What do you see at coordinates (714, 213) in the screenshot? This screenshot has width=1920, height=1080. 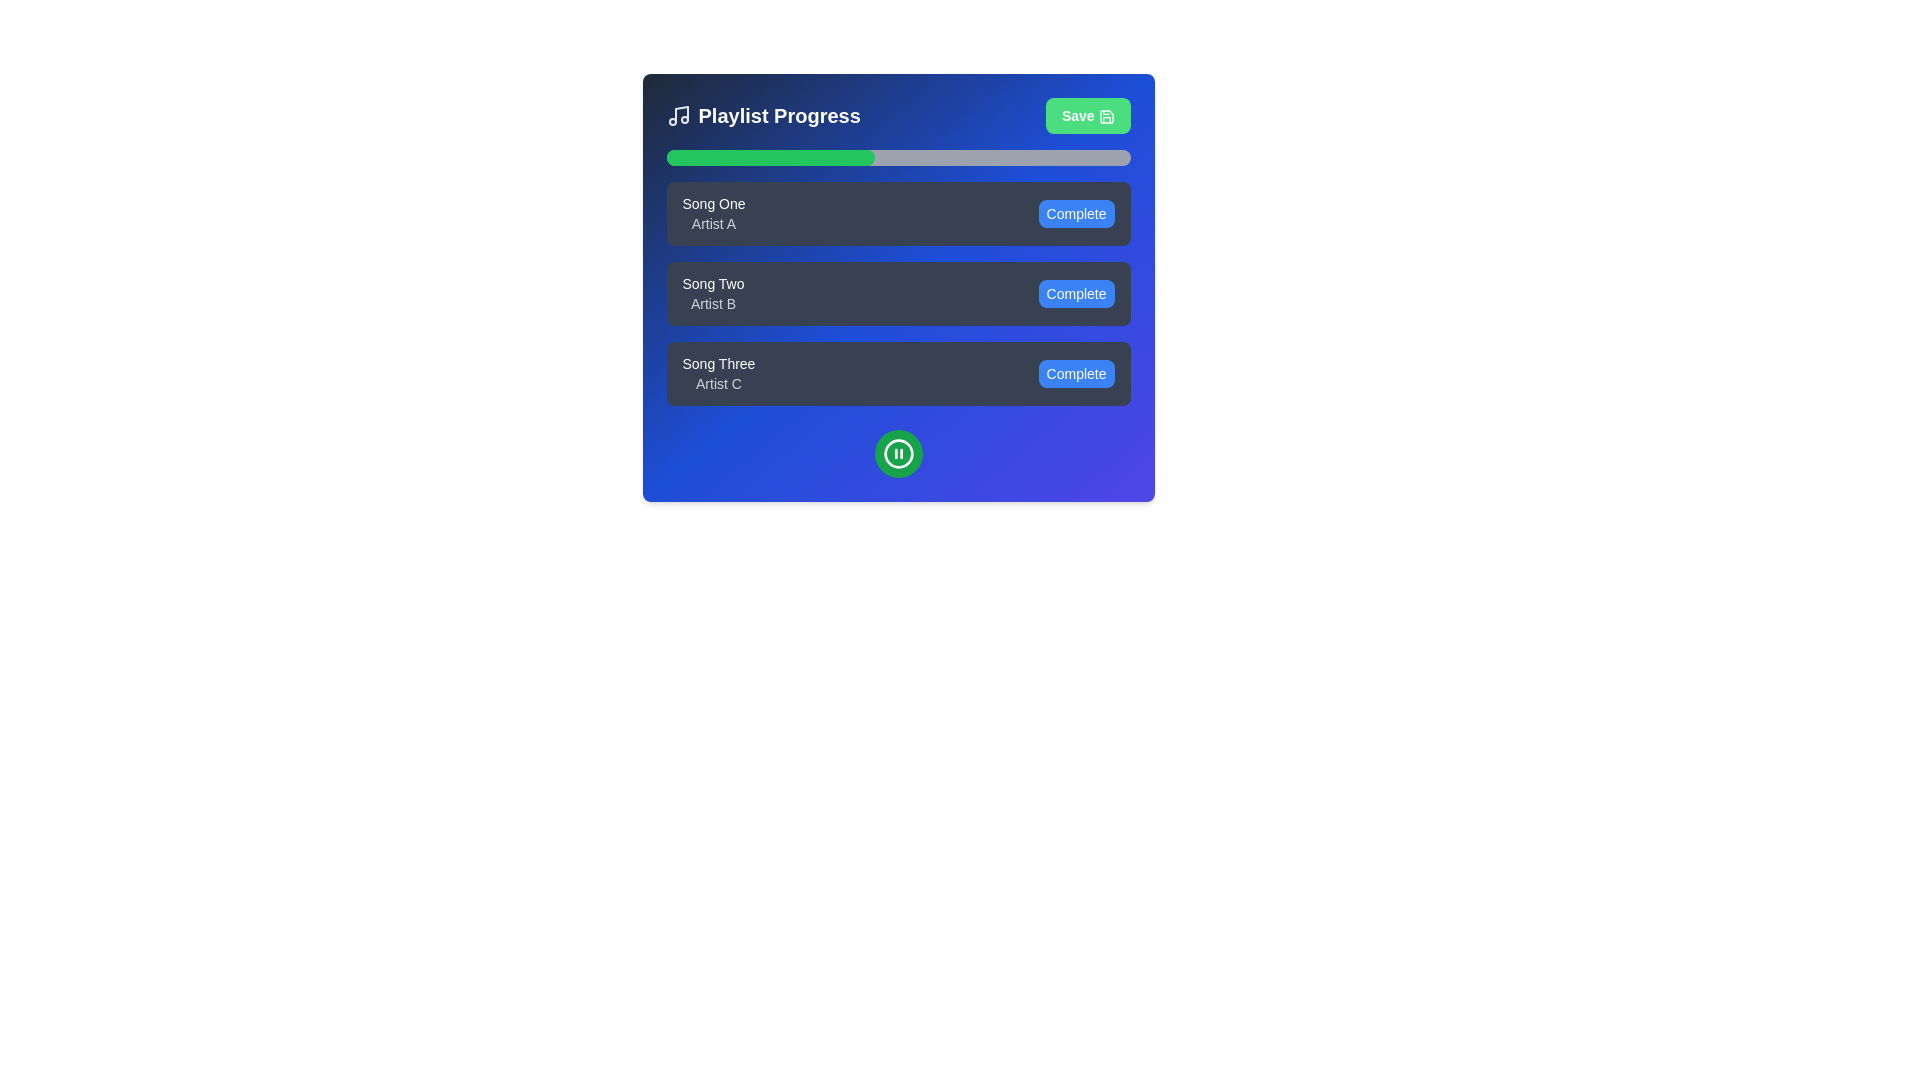 I see `the Text Display that shows the name of a song and its artist, located on the top-most music entry in a card-like structure to the left of the 'Complete' button` at bounding box center [714, 213].